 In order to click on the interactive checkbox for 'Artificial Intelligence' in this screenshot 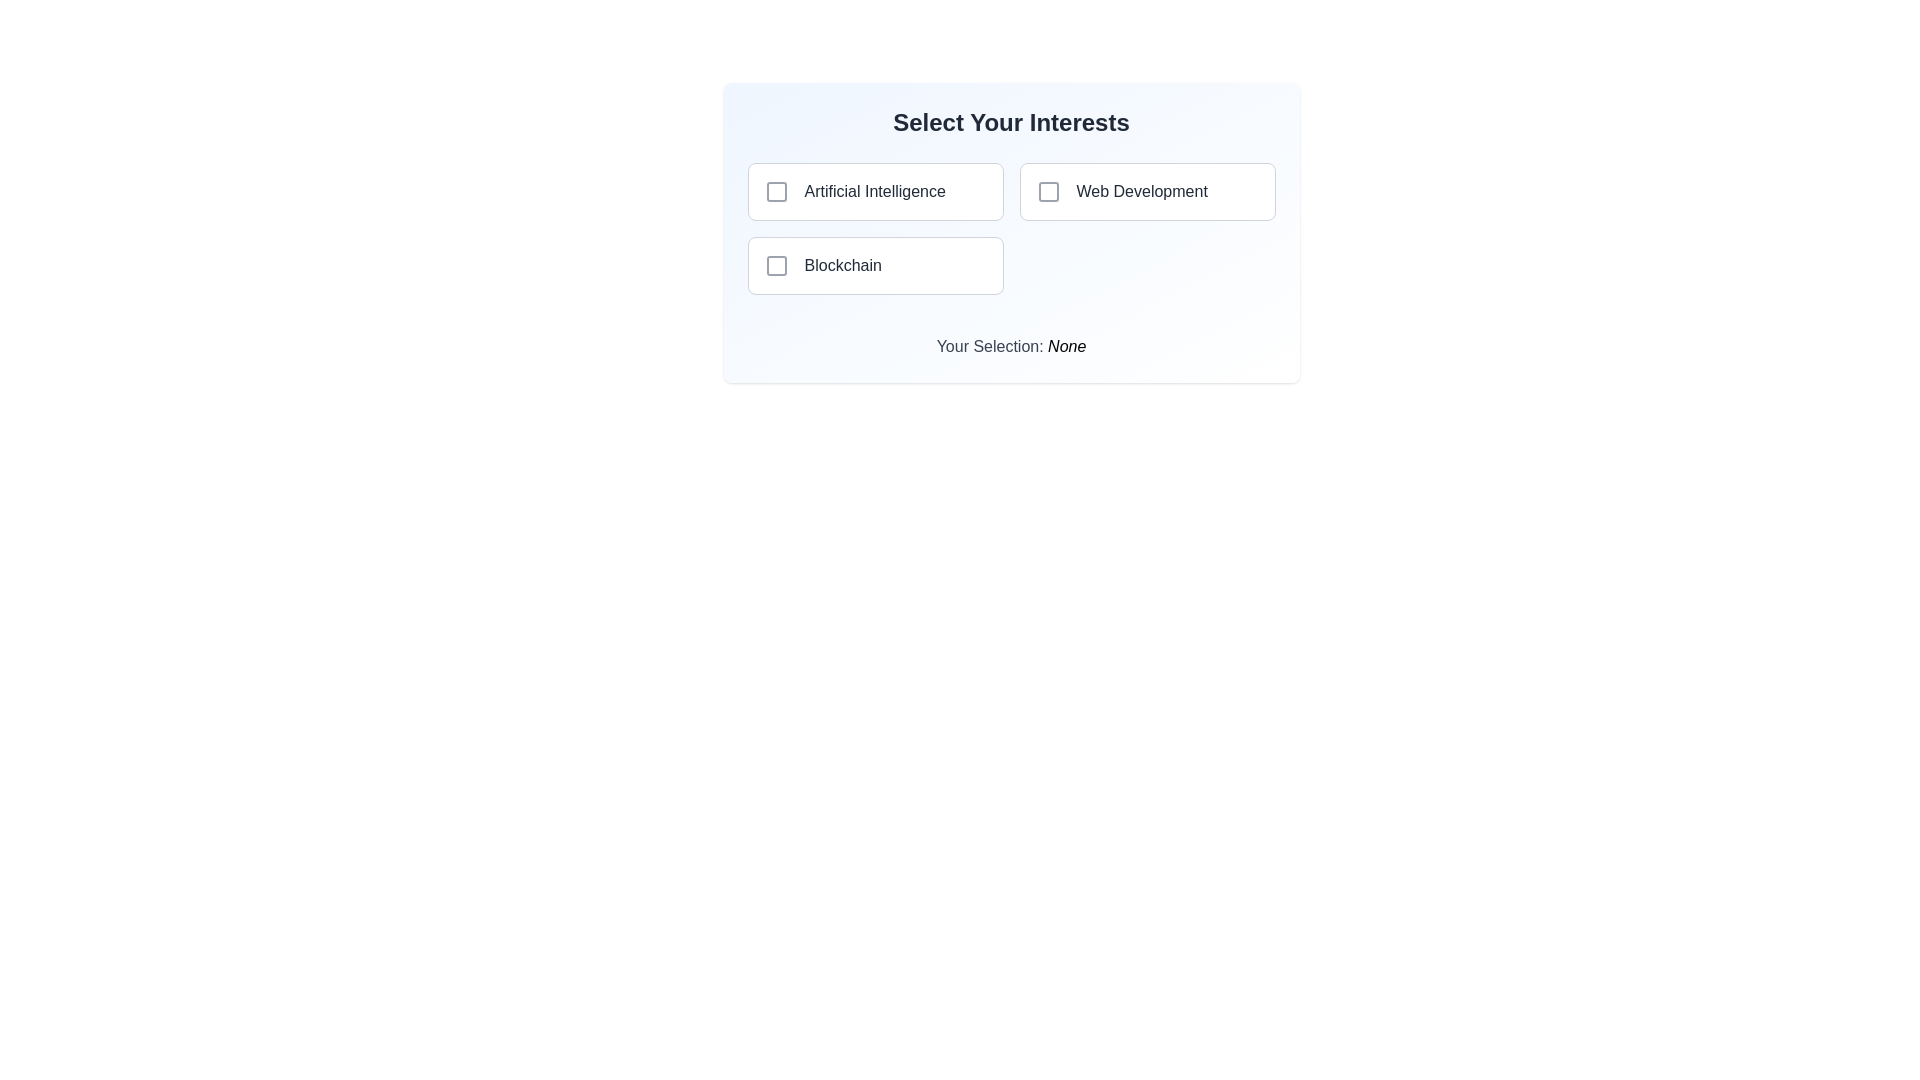, I will do `click(775, 192)`.